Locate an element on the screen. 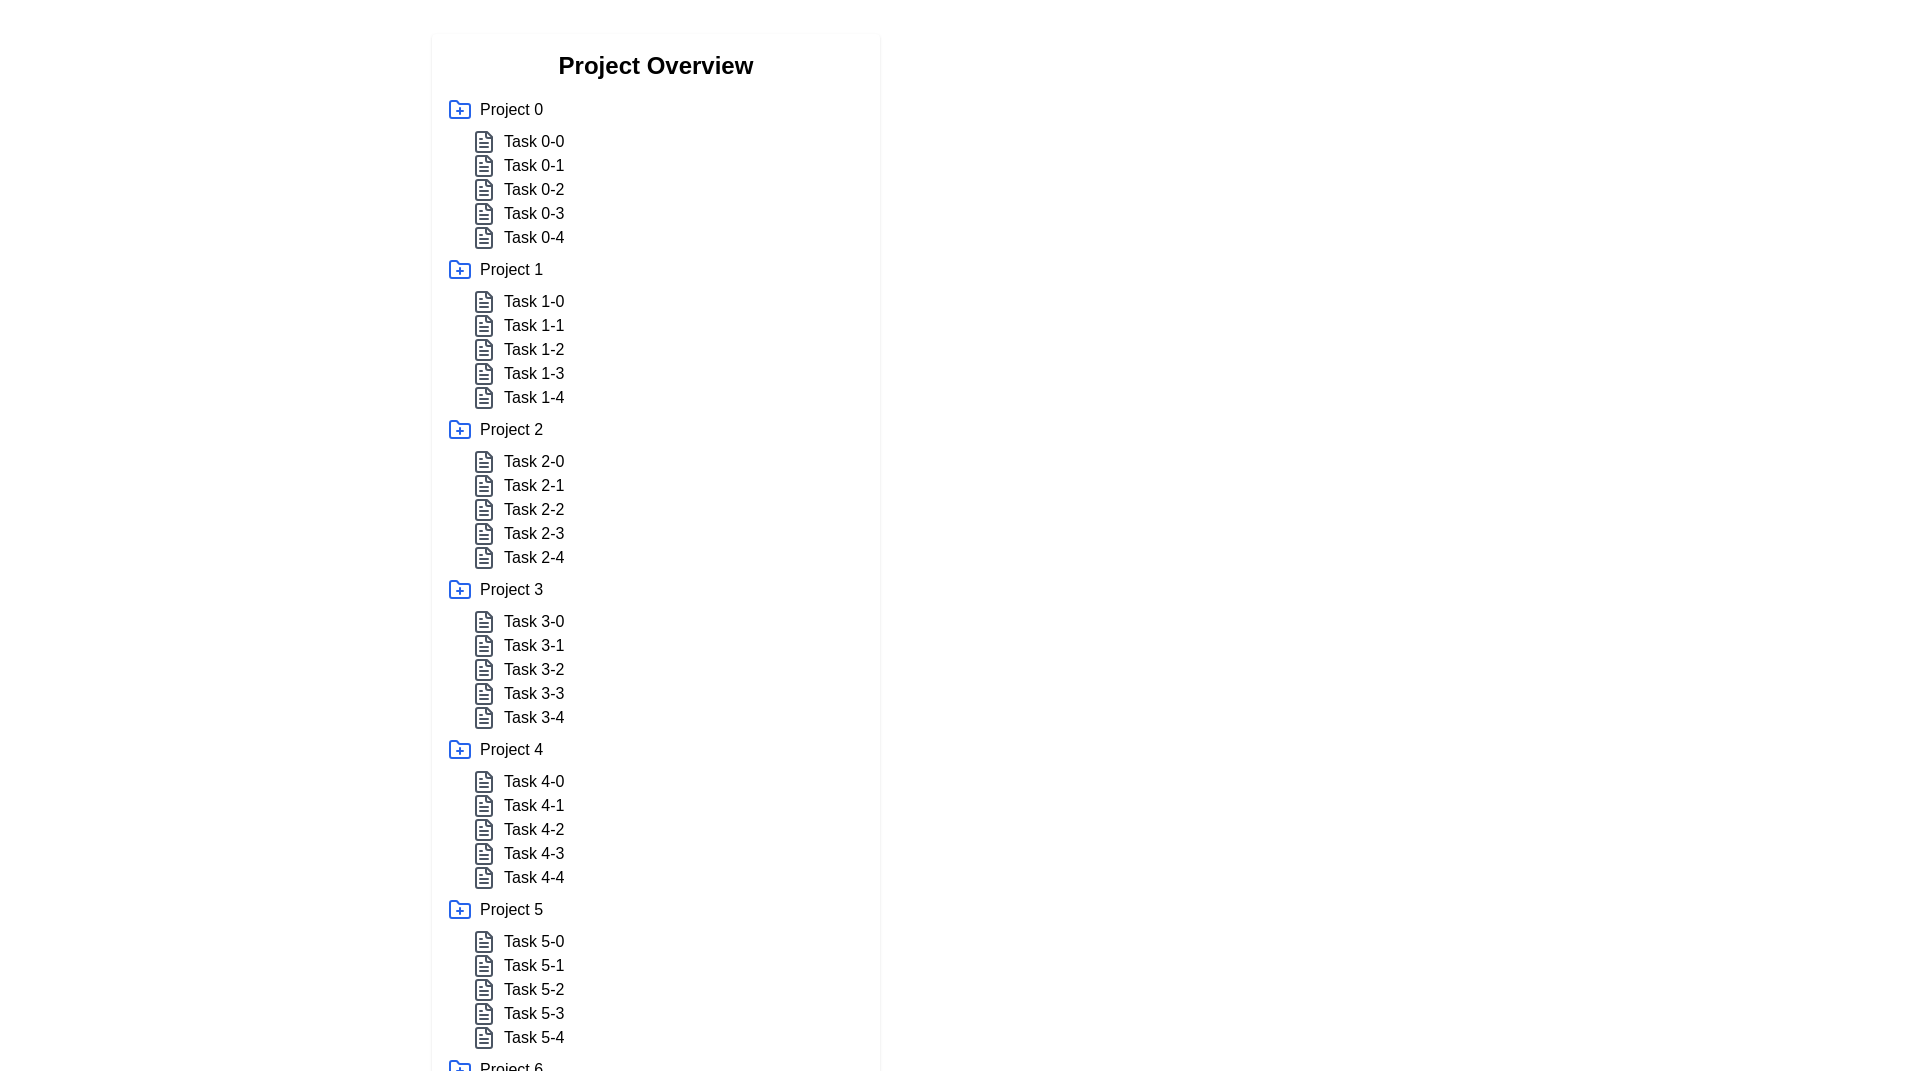  the second task identifier Text label in the 'Project 2' task list is located at coordinates (533, 486).